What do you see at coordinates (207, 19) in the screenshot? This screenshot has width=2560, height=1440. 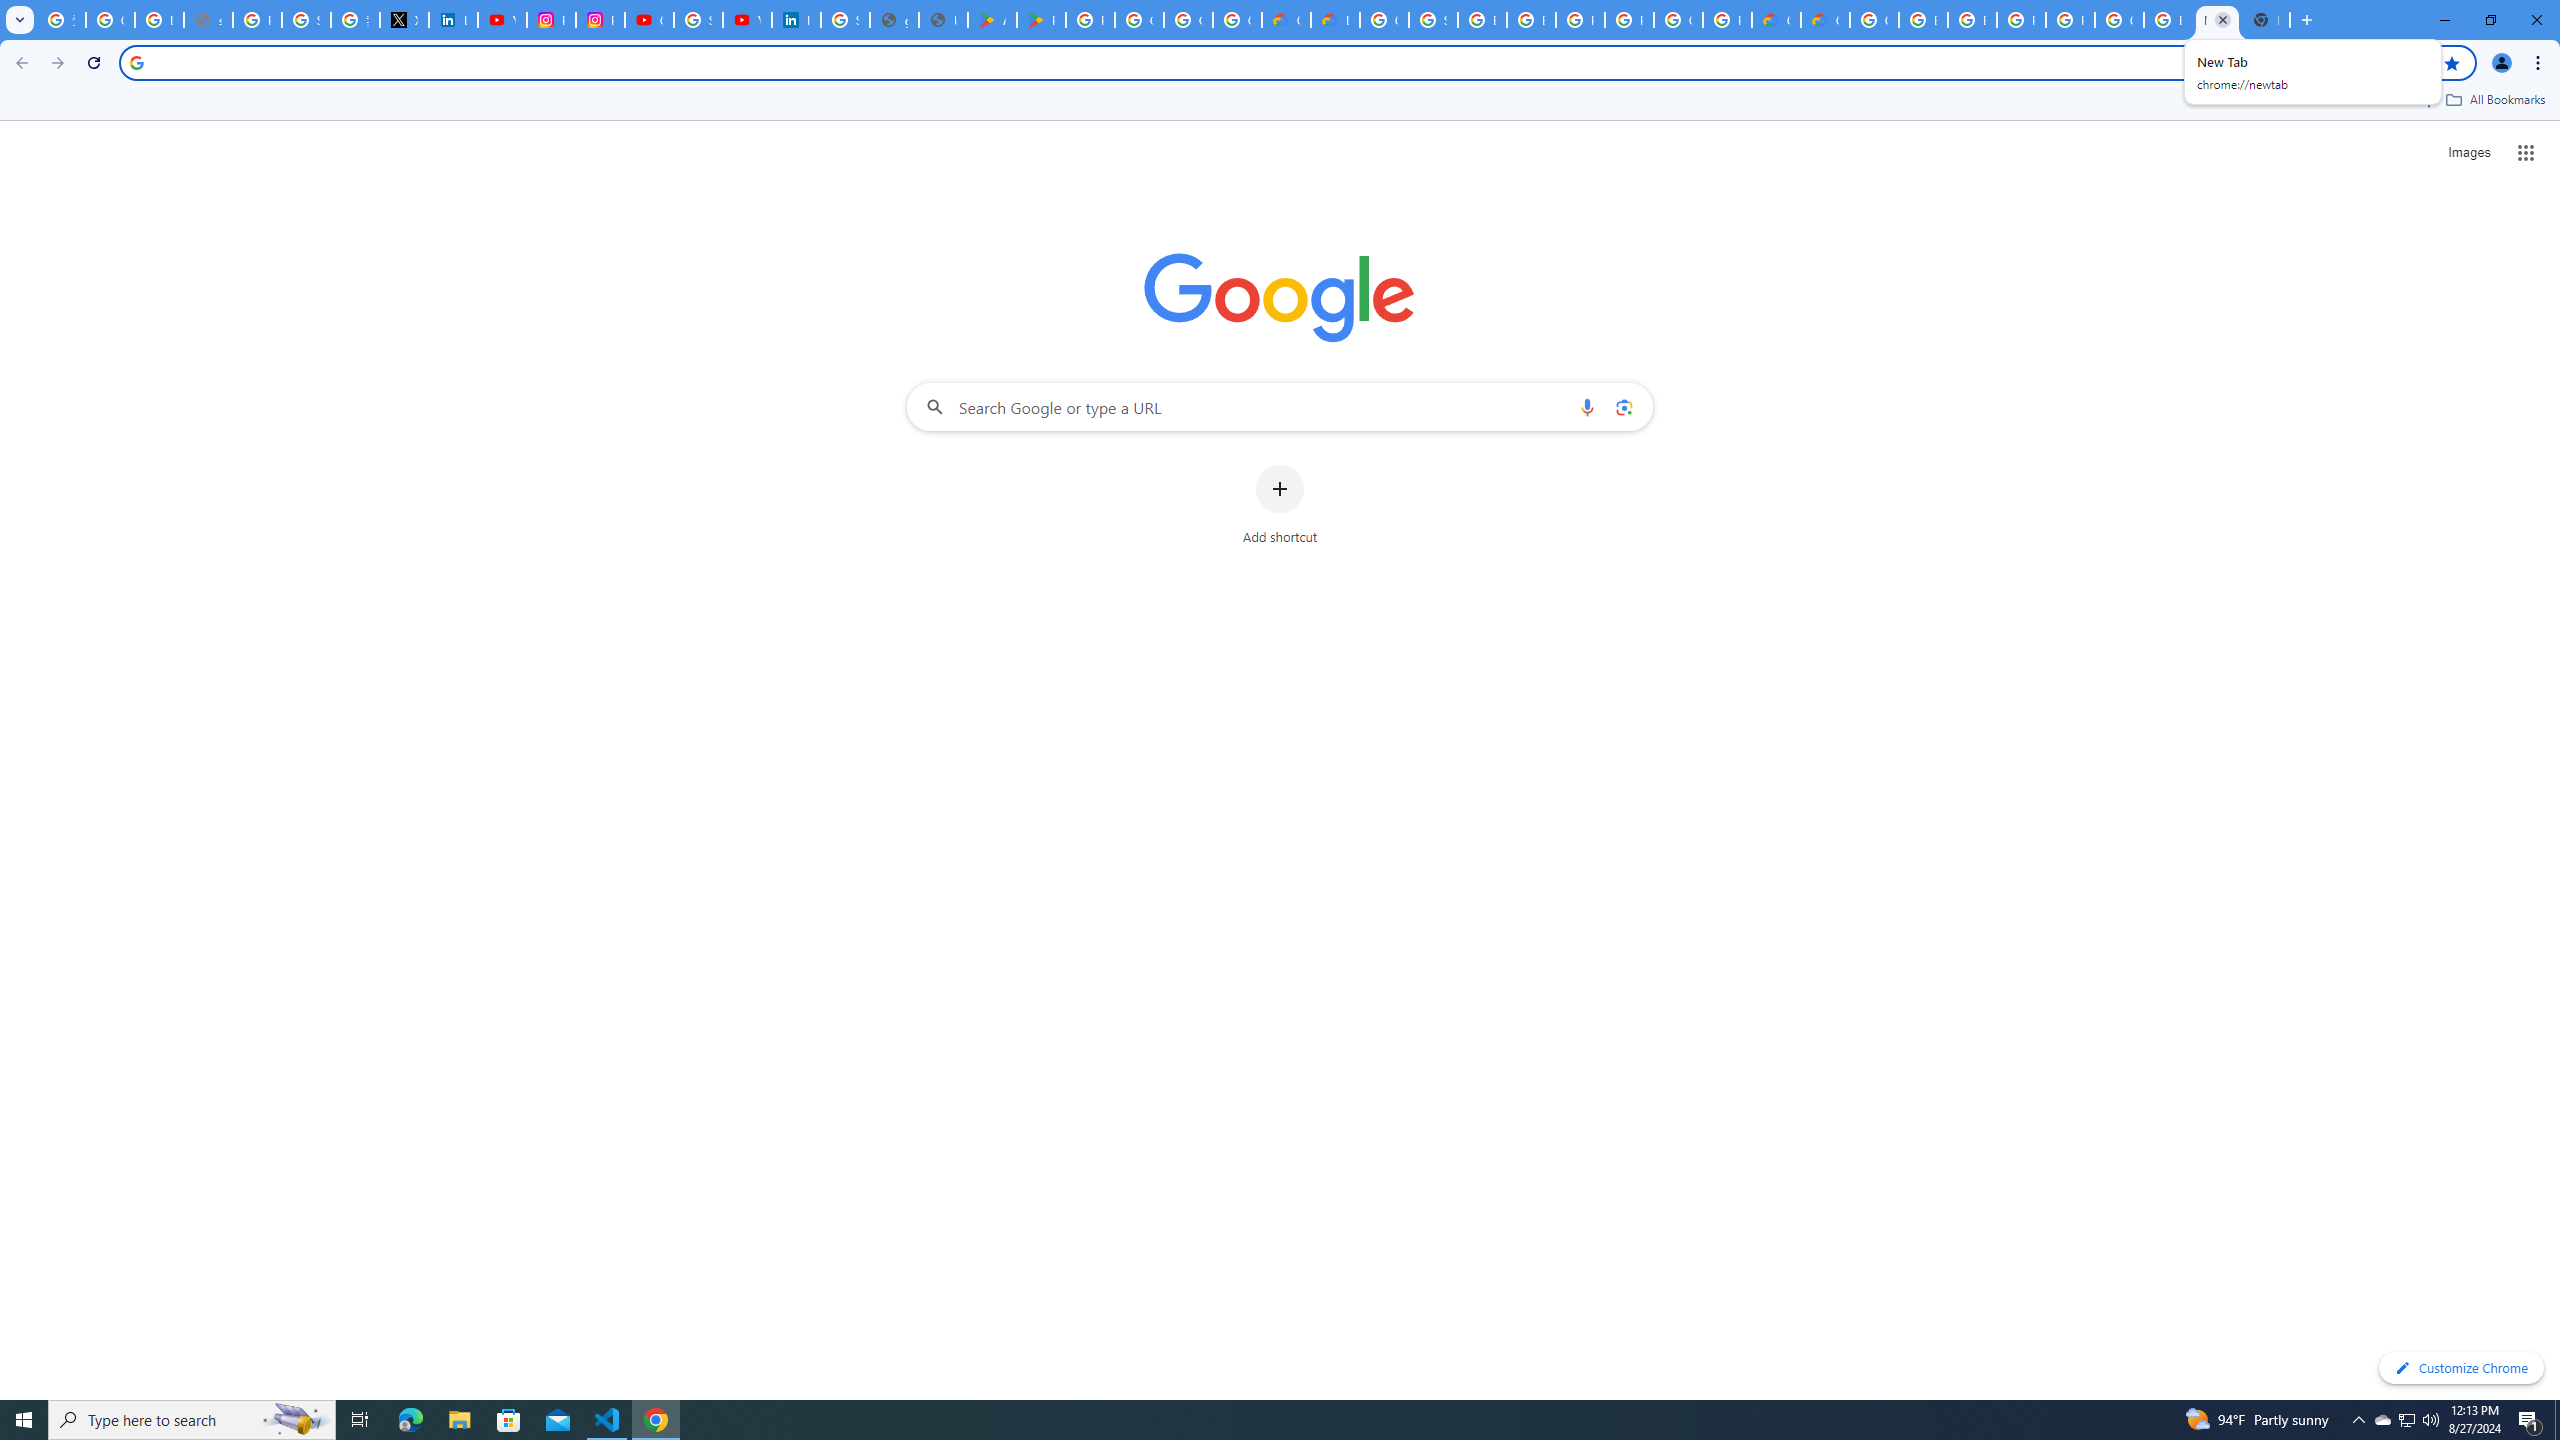 I see `'support.google.com - Network error'` at bounding box center [207, 19].